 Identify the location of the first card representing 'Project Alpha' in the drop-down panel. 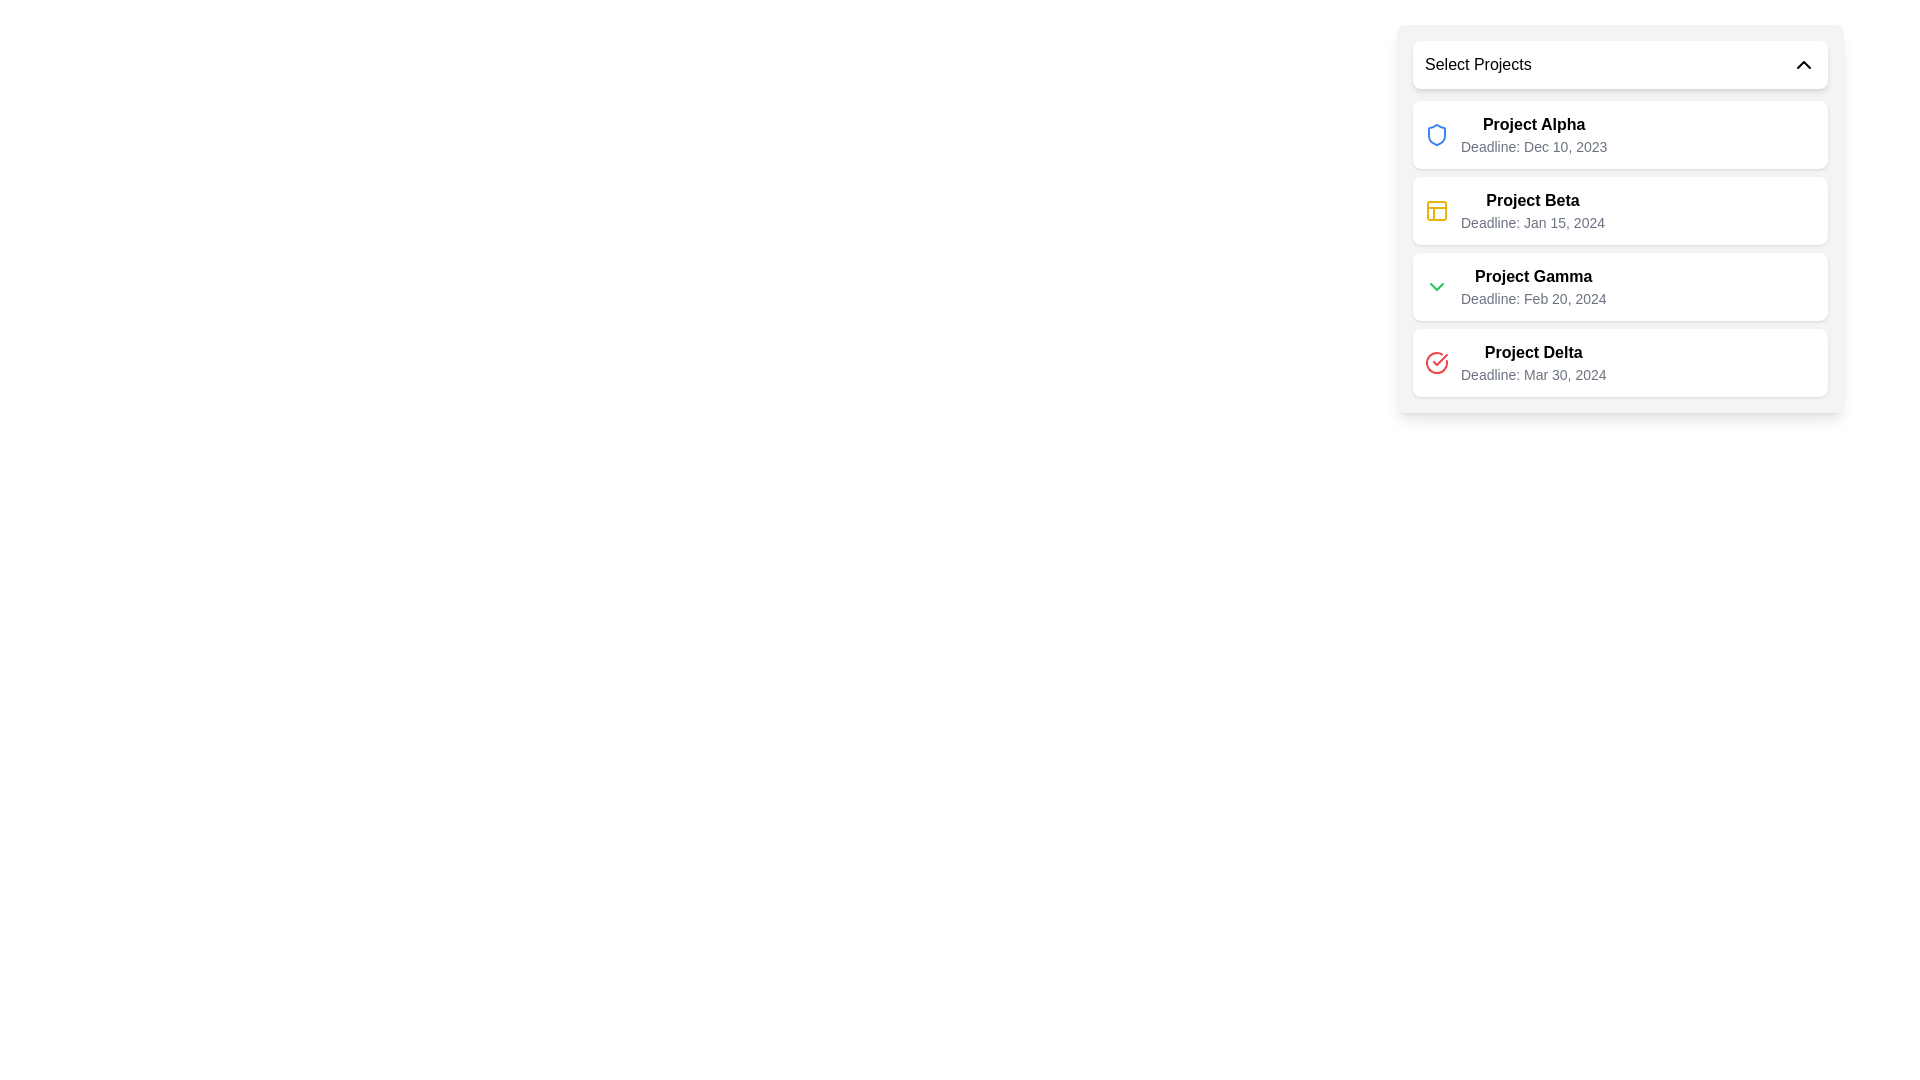
(1620, 135).